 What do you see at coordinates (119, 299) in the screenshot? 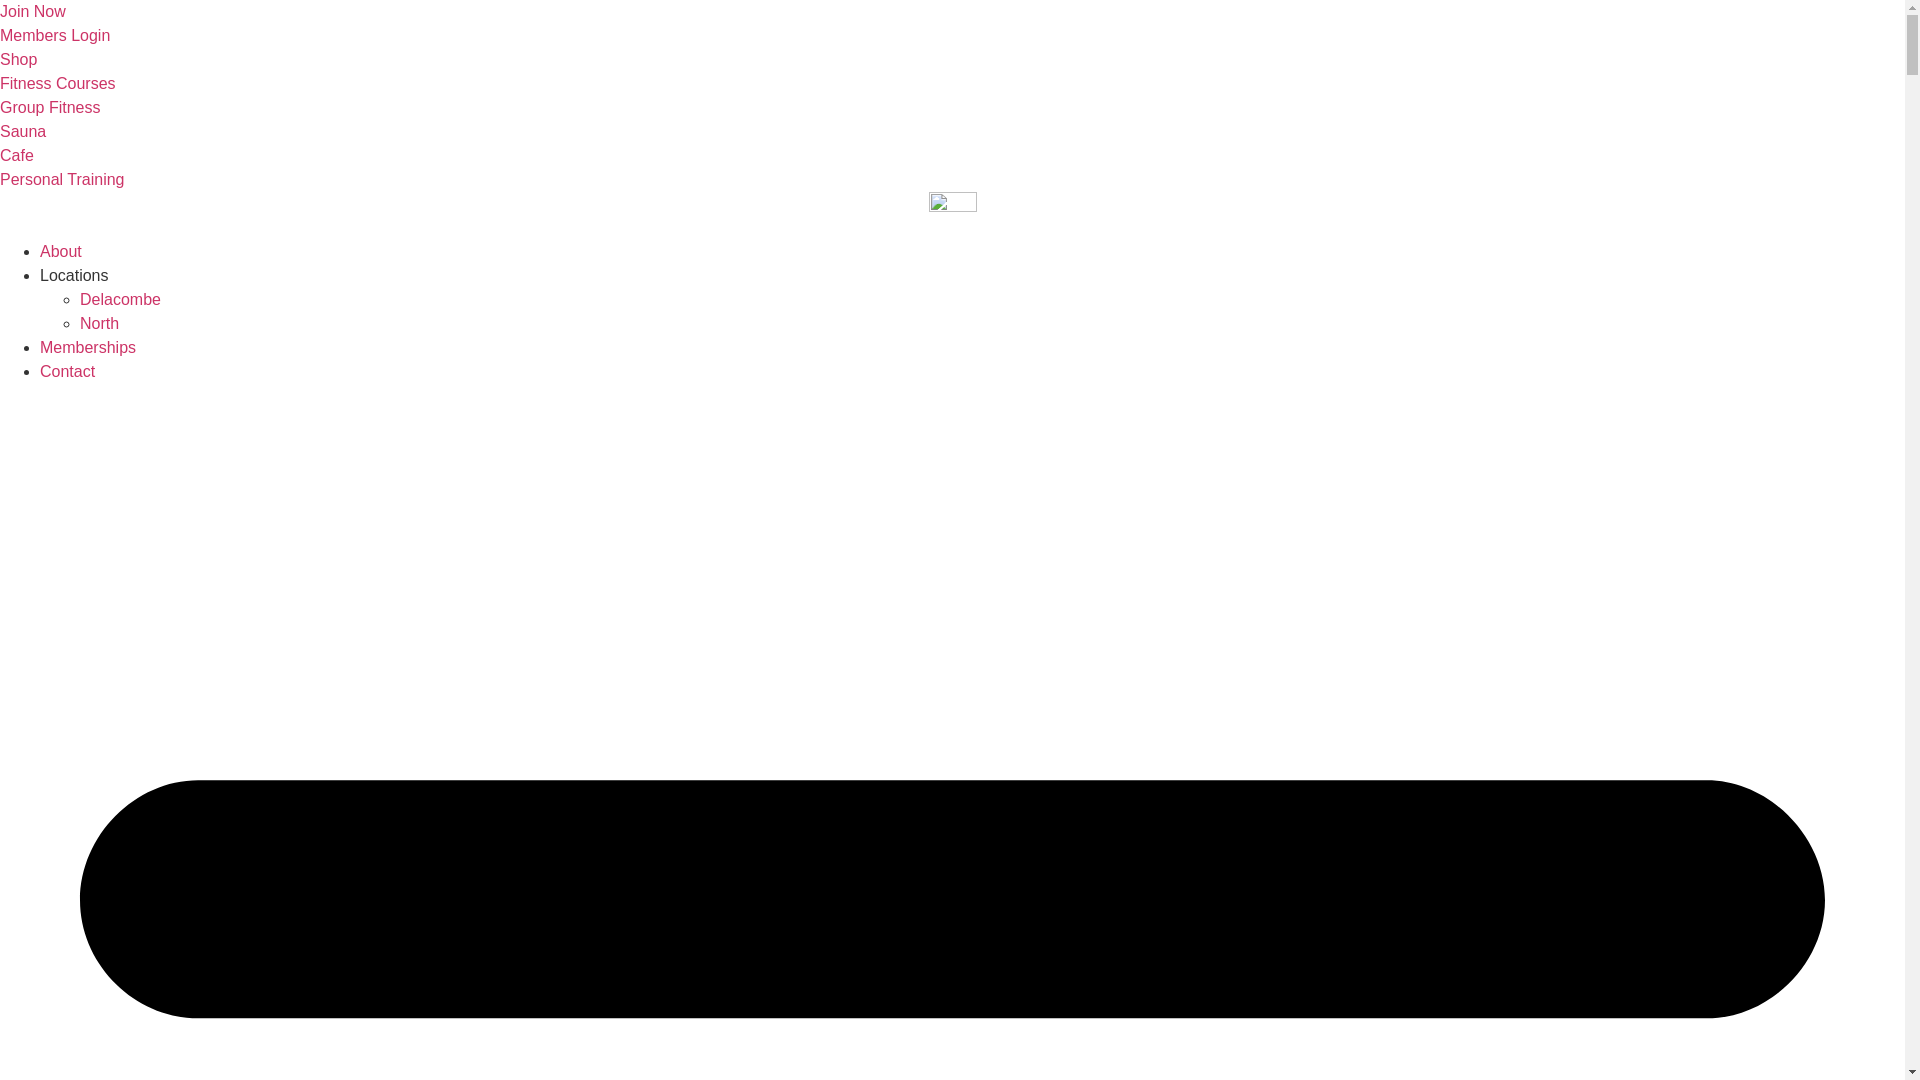
I see `'Delacombe'` at bounding box center [119, 299].